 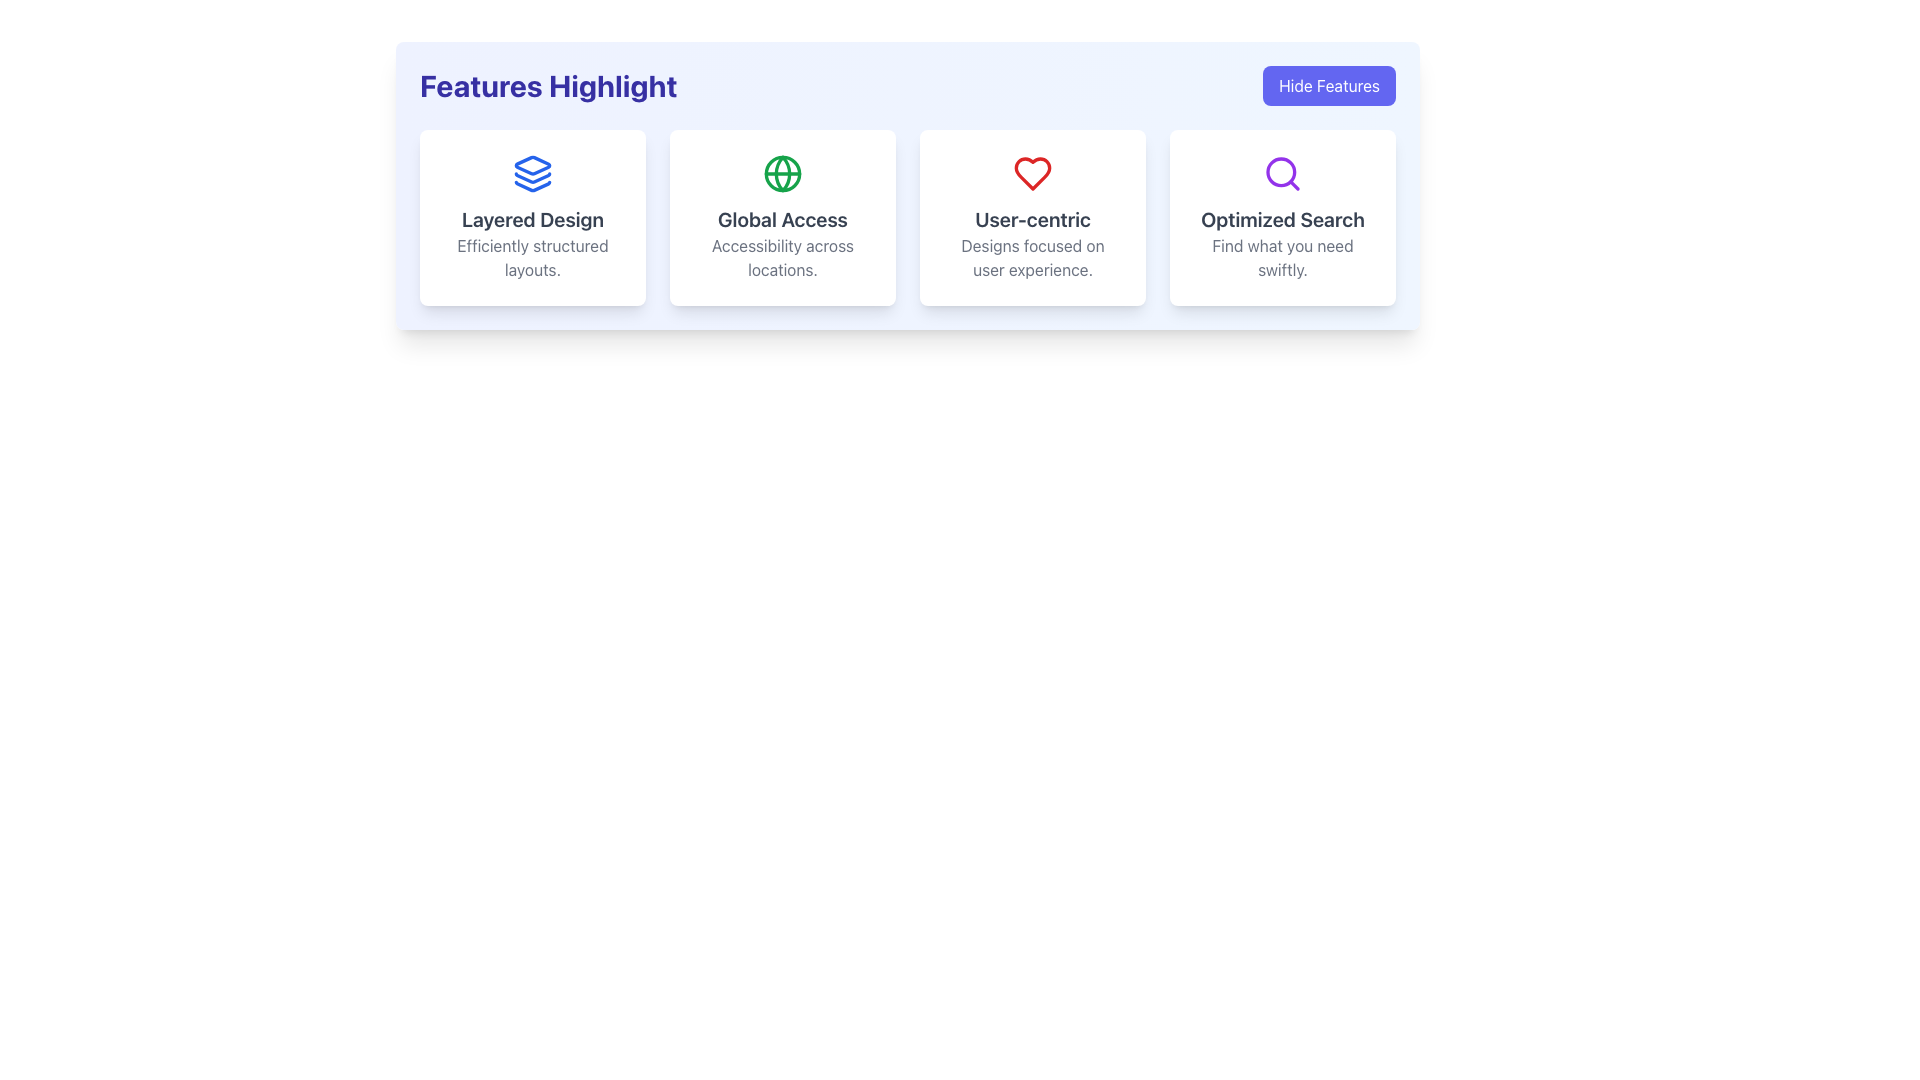 What do you see at coordinates (532, 172) in the screenshot?
I see `the blue outlined icon representing a stack of layers, which is centered above the text 'Layered Design' in the first feature card` at bounding box center [532, 172].